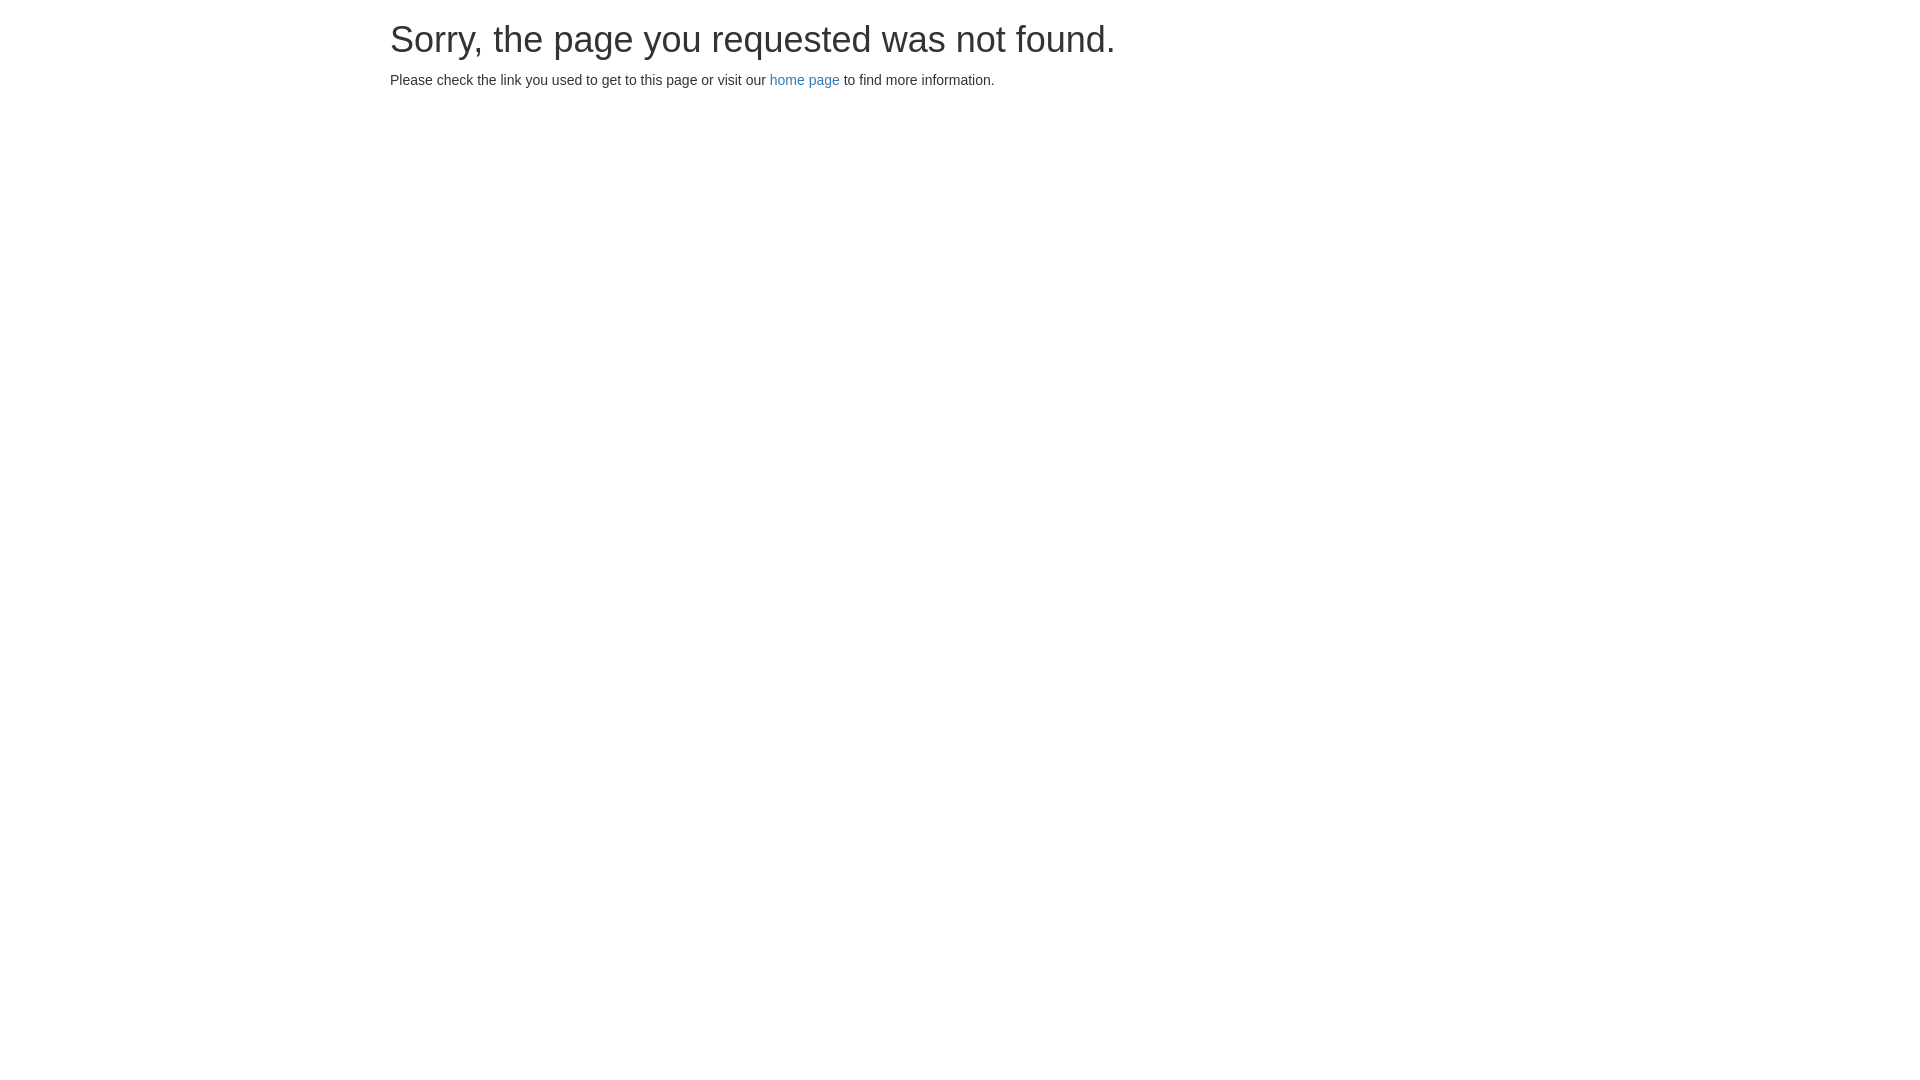 The height and width of the screenshot is (1080, 1920). I want to click on 'home page', so click(805, 79).